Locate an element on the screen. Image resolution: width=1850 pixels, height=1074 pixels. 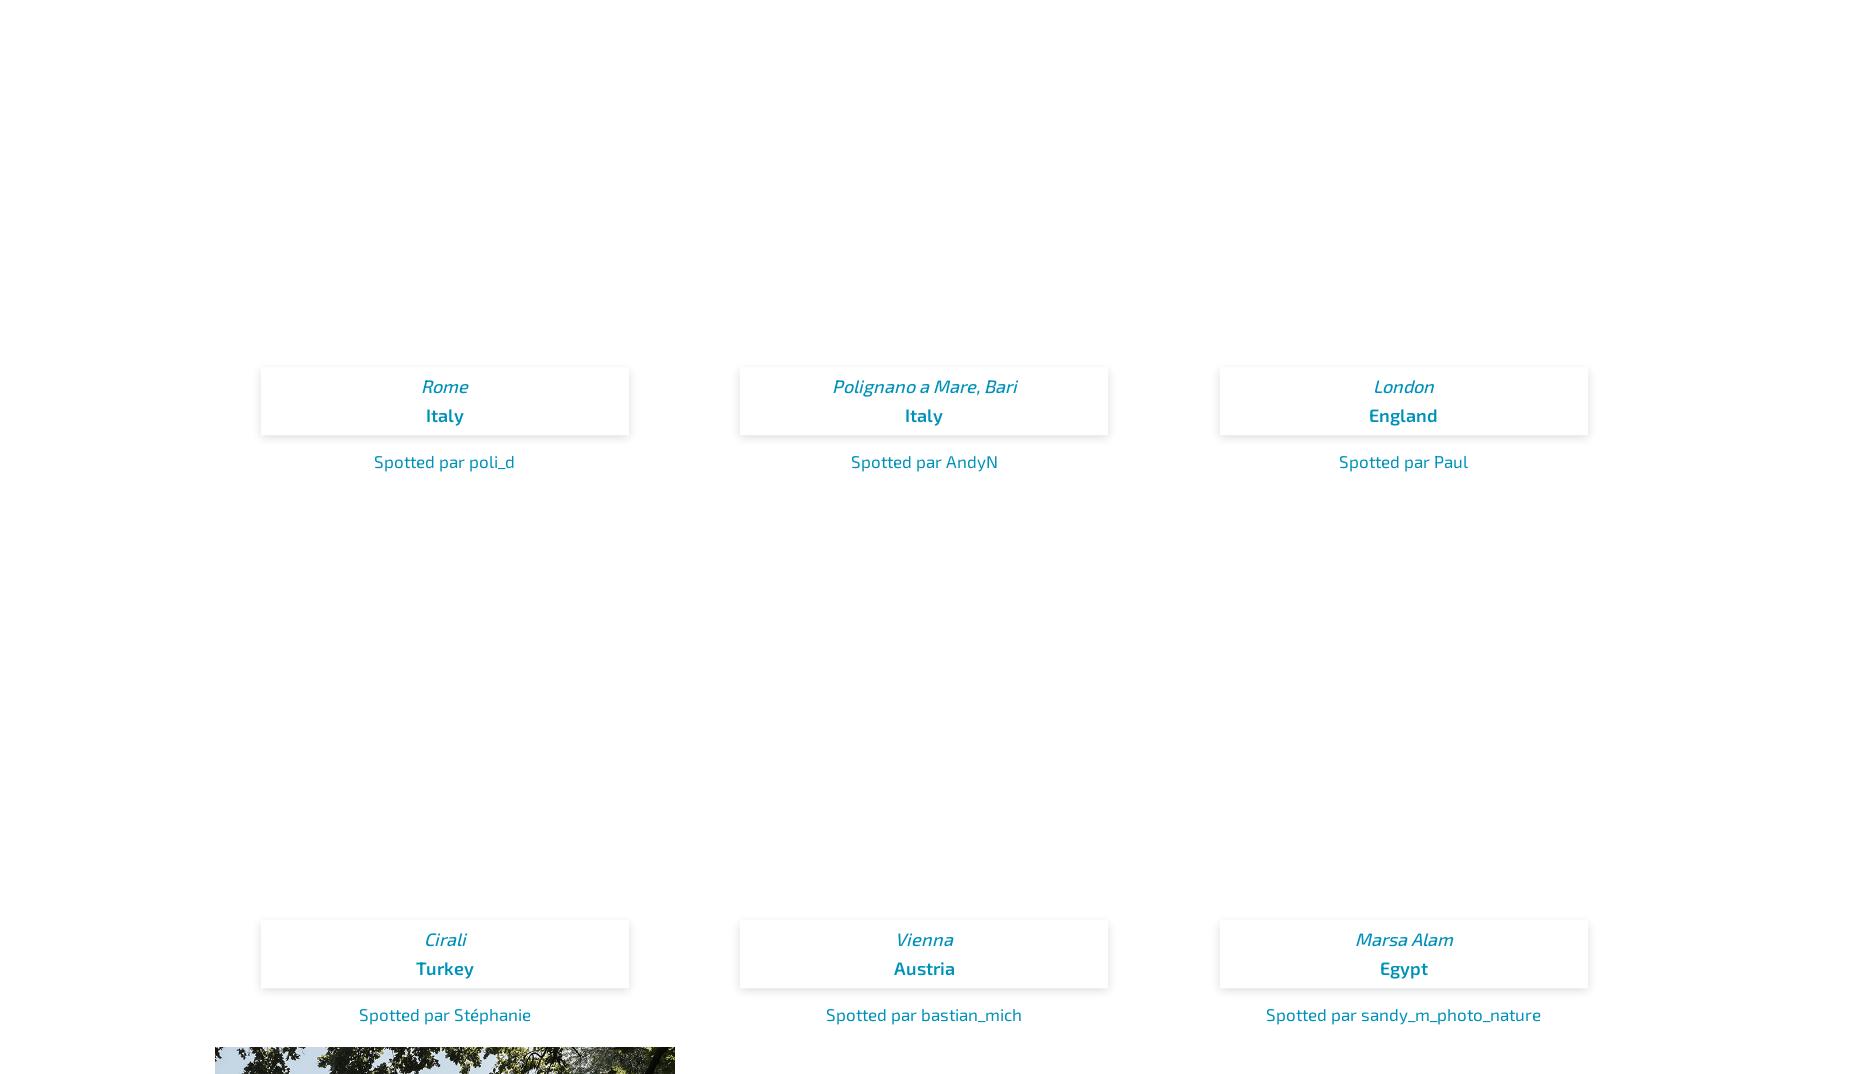
'Spotted par bastian_mich' is located at coordinates (924, 1011).